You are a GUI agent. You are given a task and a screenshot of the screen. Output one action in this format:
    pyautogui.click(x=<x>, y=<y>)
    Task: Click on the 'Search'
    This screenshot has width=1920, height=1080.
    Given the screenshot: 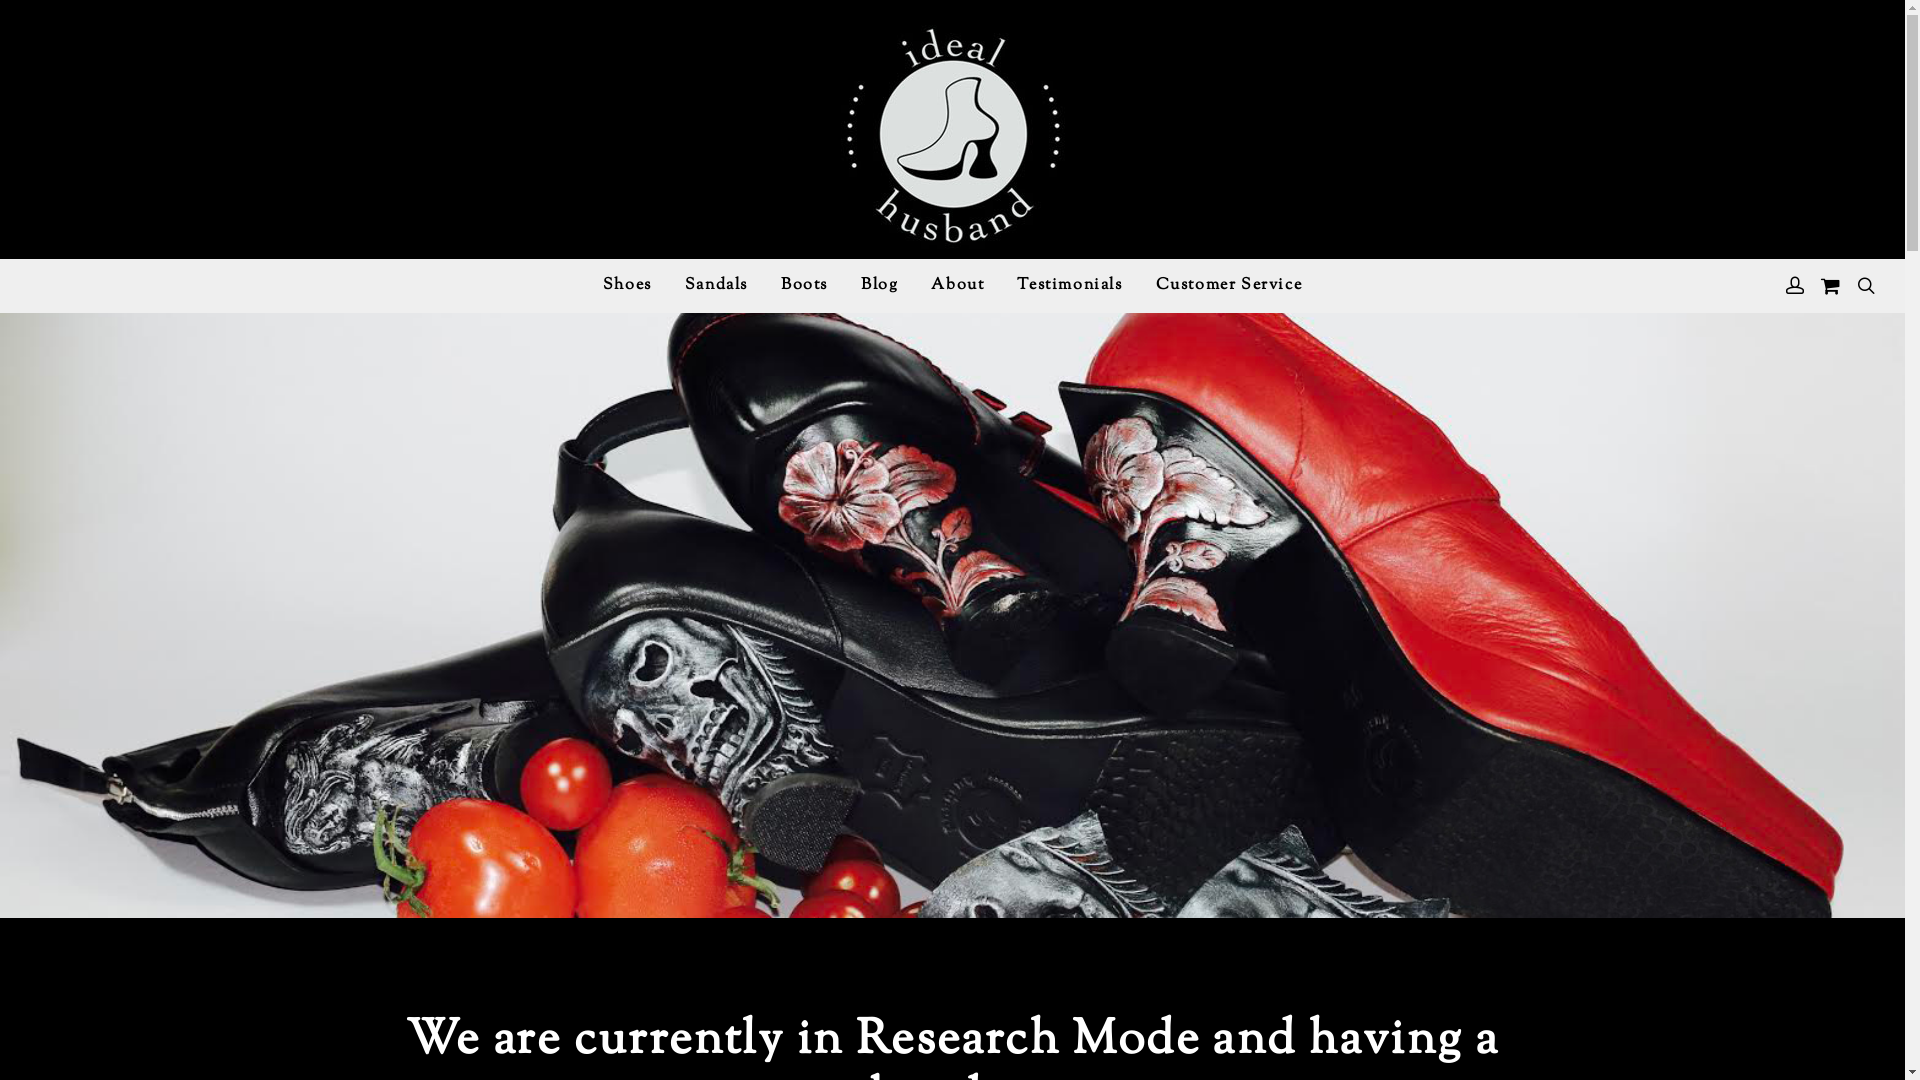 What is the action you would take?
    pyautogui.click(x=1300, y=538)
    